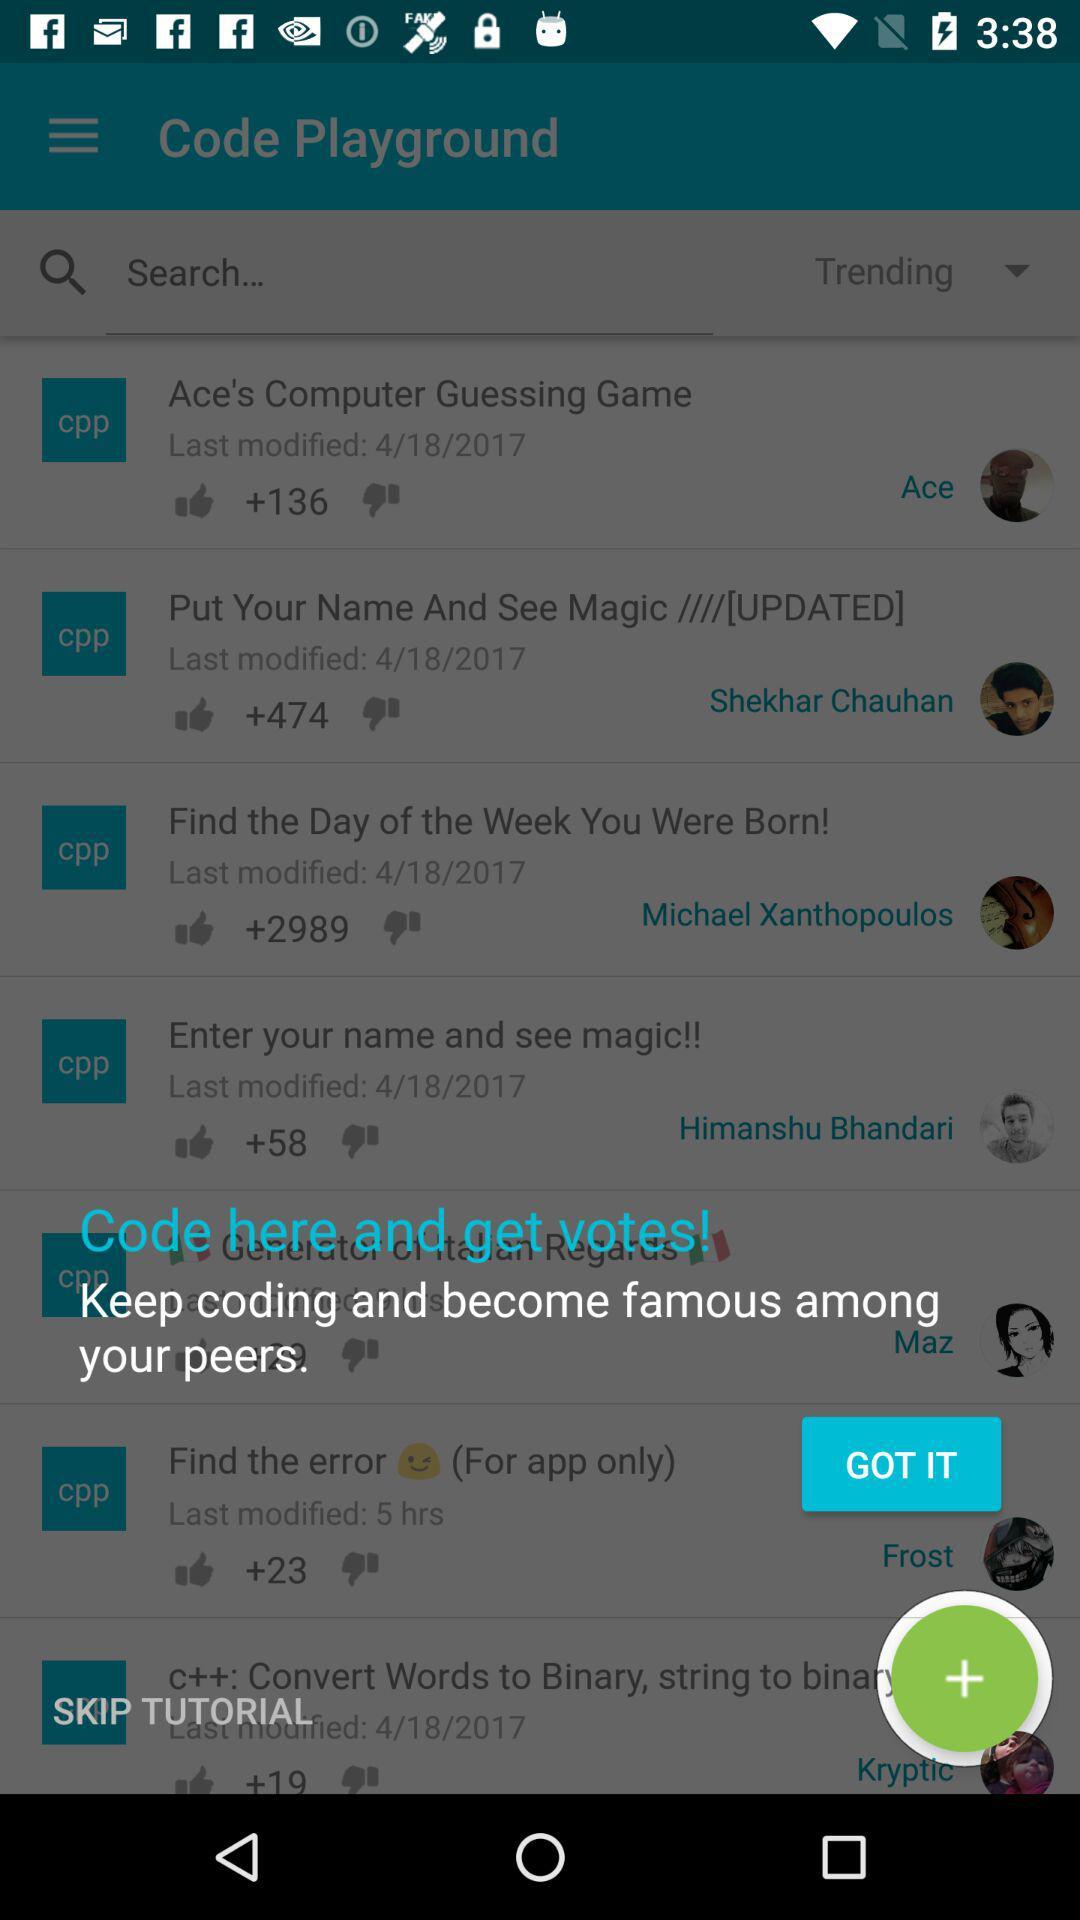 This screenshot has width=1080, height=1920. Describe the element at coordinates (963, 1678) in the screenshot. I see `item to the right of last modified 4` at that location.